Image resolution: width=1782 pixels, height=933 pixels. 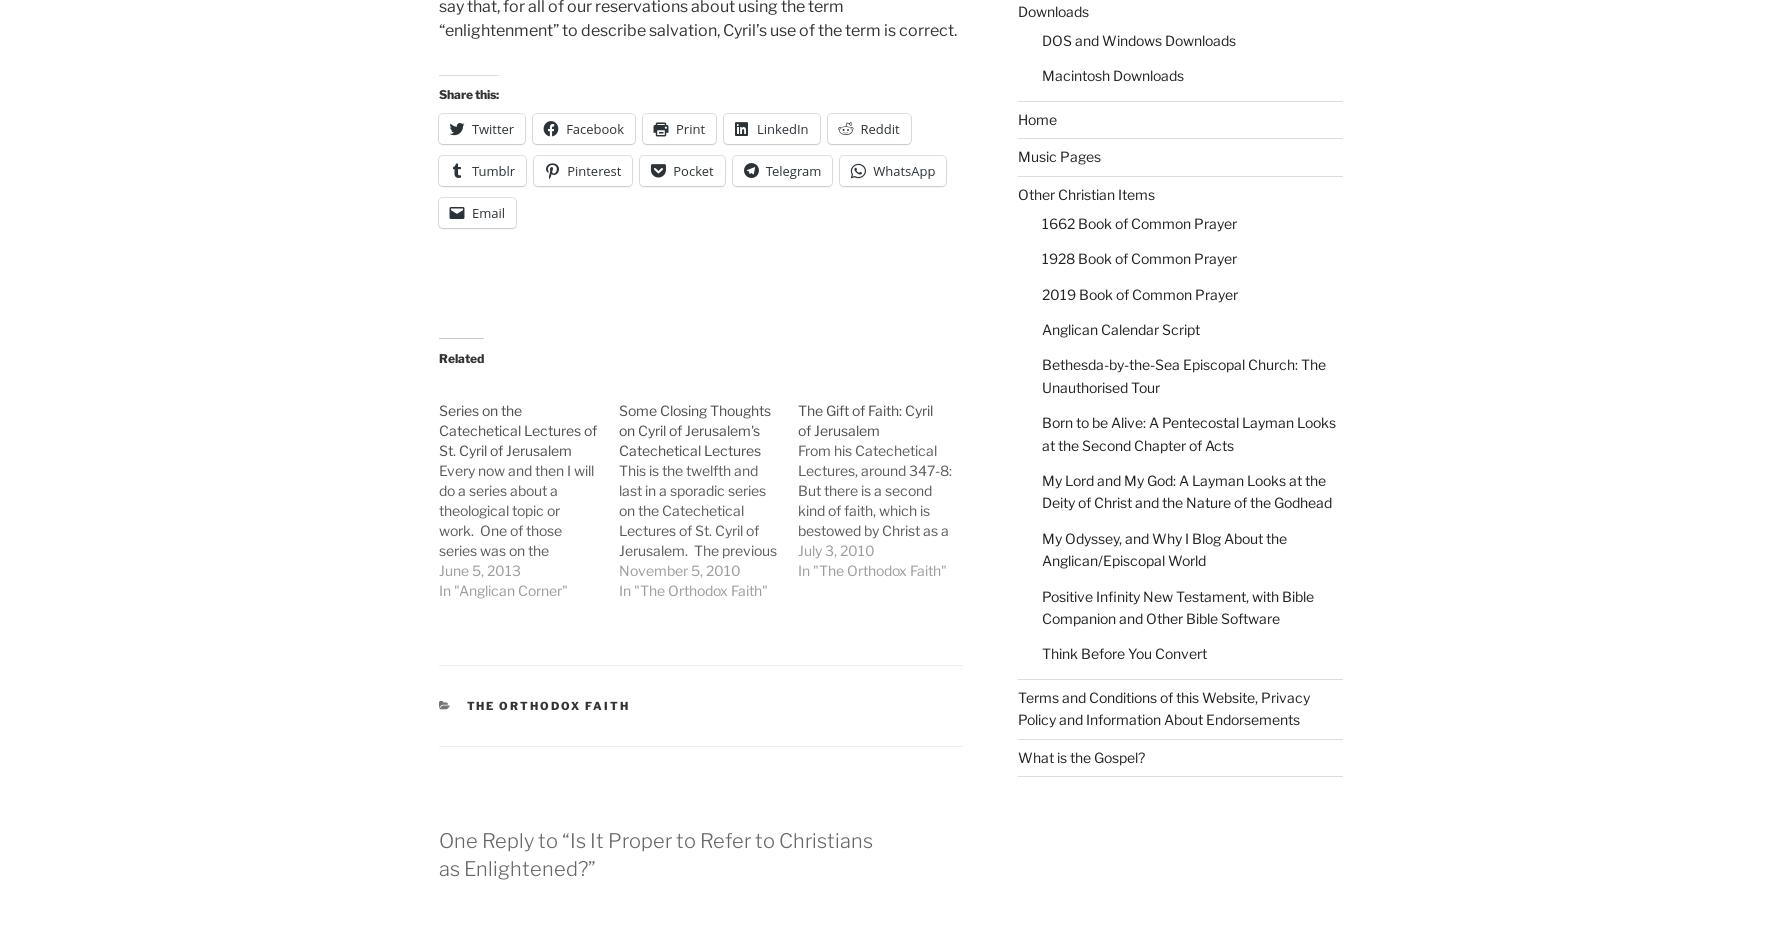 What do you see at coordinates (593, 169) in the screenshot?
I see `'Pinterest'` at bounding box center [593, 169].